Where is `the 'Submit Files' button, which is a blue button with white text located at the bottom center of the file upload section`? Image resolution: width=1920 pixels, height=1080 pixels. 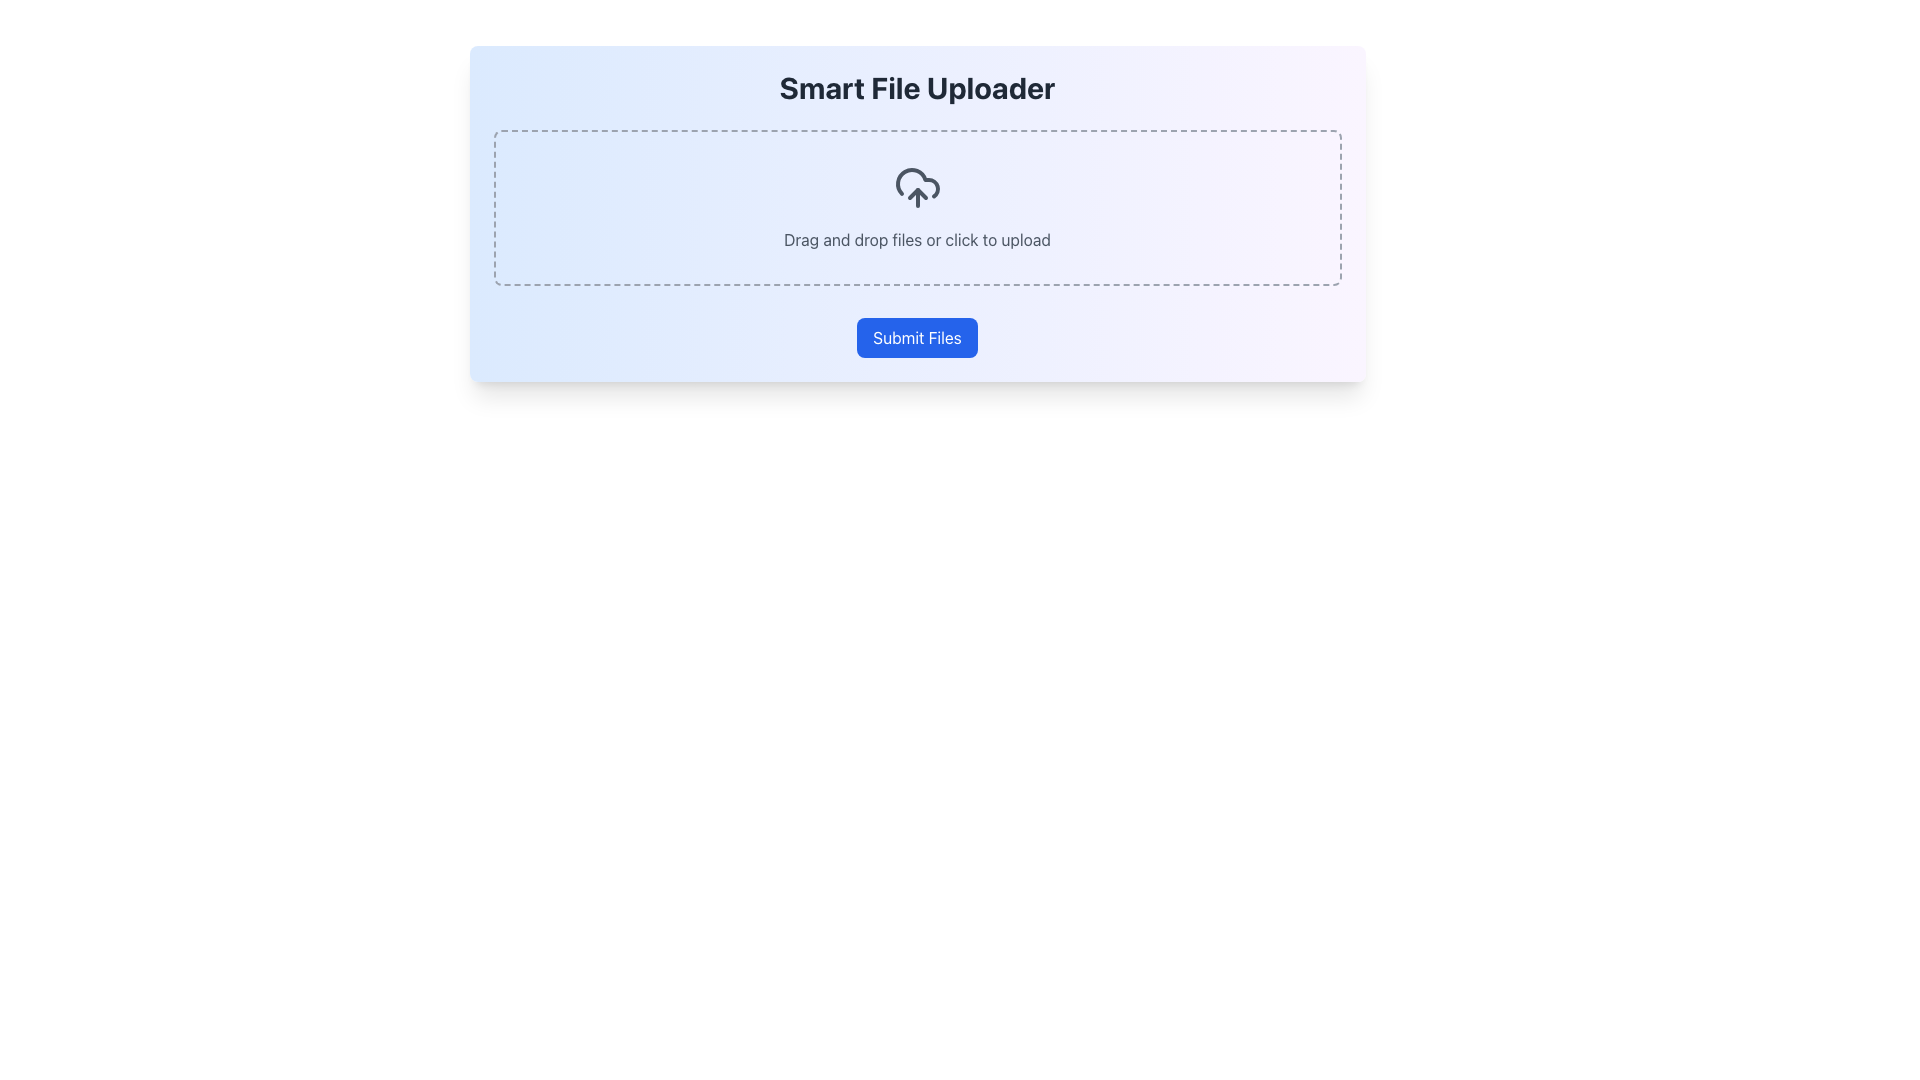
the 'Submit Files' button, which is a blue button with white text located at the bottom center of the file upload section is located at coordinates (916, 337).